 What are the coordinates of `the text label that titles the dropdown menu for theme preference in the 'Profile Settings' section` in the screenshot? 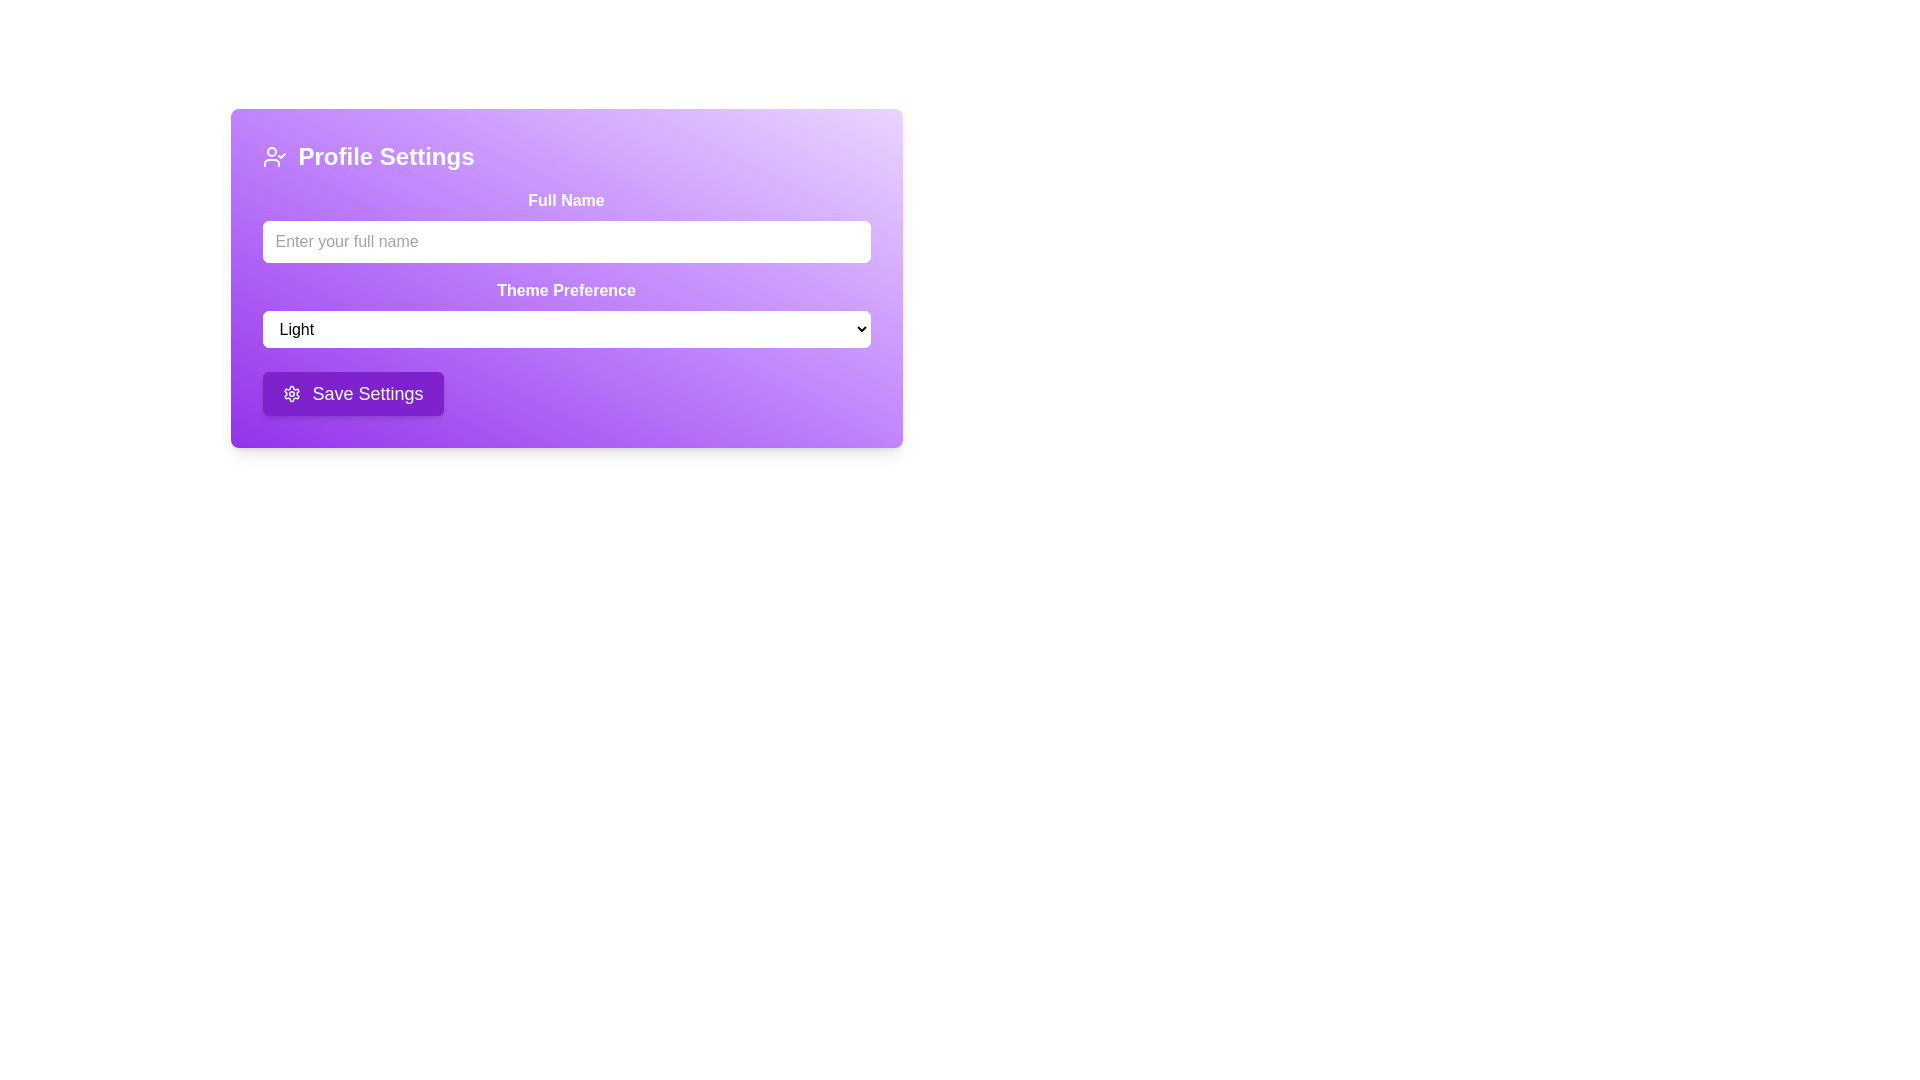 It's located at (565, 290).